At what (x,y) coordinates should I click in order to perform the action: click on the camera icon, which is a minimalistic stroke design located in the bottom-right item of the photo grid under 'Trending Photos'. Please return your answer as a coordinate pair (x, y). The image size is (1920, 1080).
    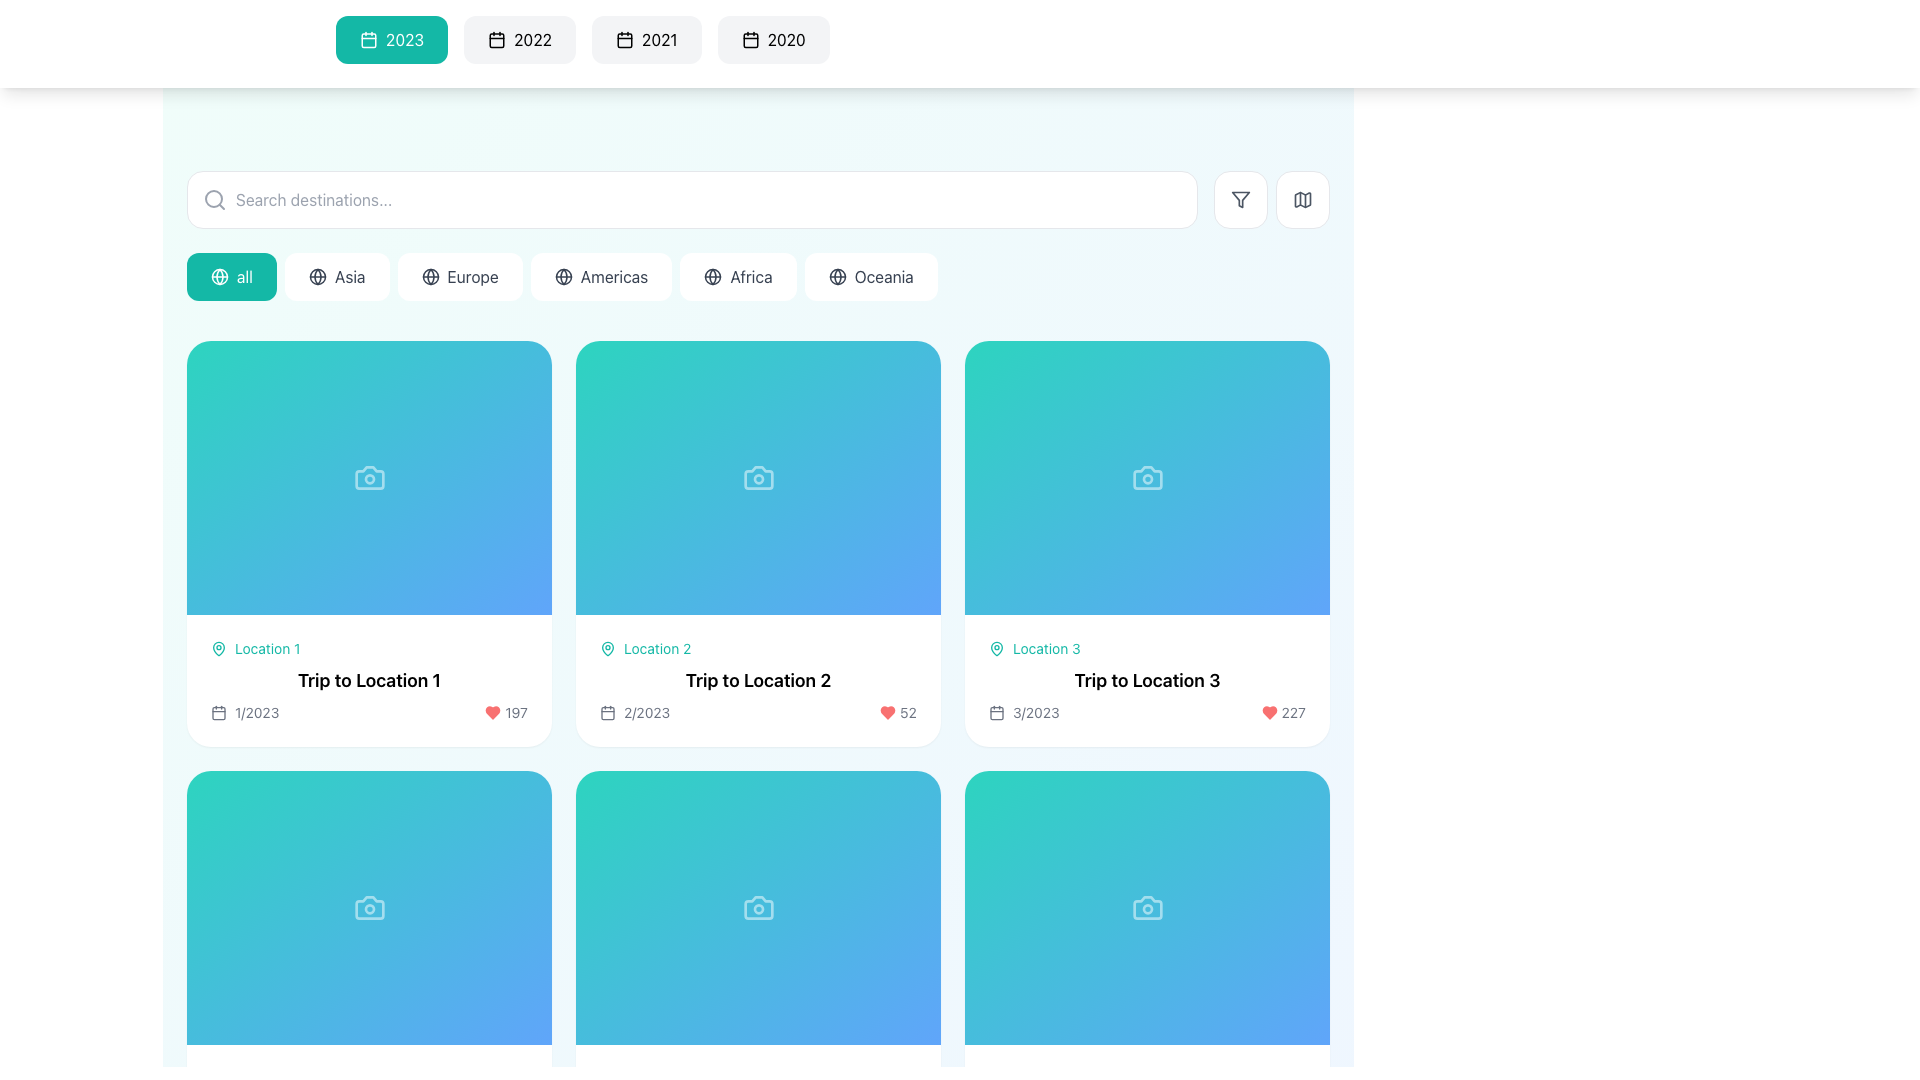
    Looking at the image, I should click on (369, 907).